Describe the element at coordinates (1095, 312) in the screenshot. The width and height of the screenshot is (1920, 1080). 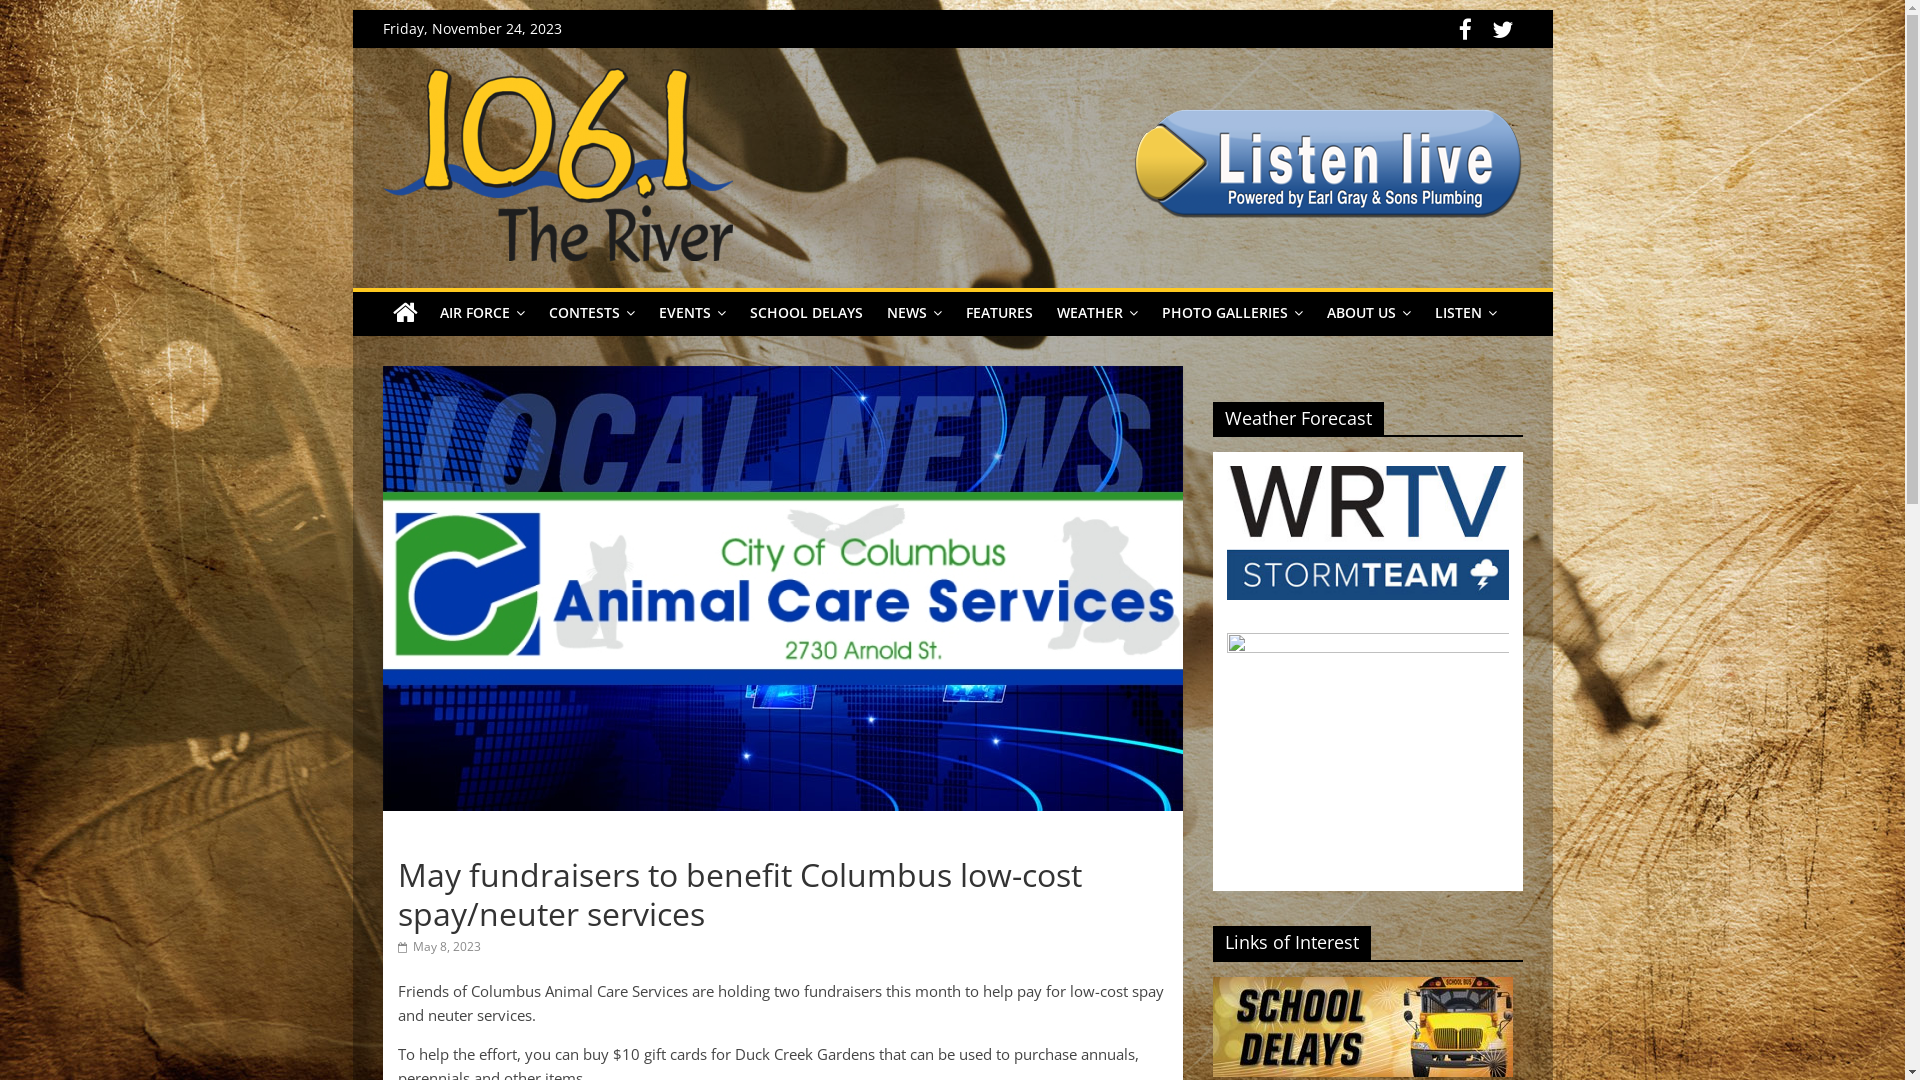
I see `'WEATHER'` at that location.